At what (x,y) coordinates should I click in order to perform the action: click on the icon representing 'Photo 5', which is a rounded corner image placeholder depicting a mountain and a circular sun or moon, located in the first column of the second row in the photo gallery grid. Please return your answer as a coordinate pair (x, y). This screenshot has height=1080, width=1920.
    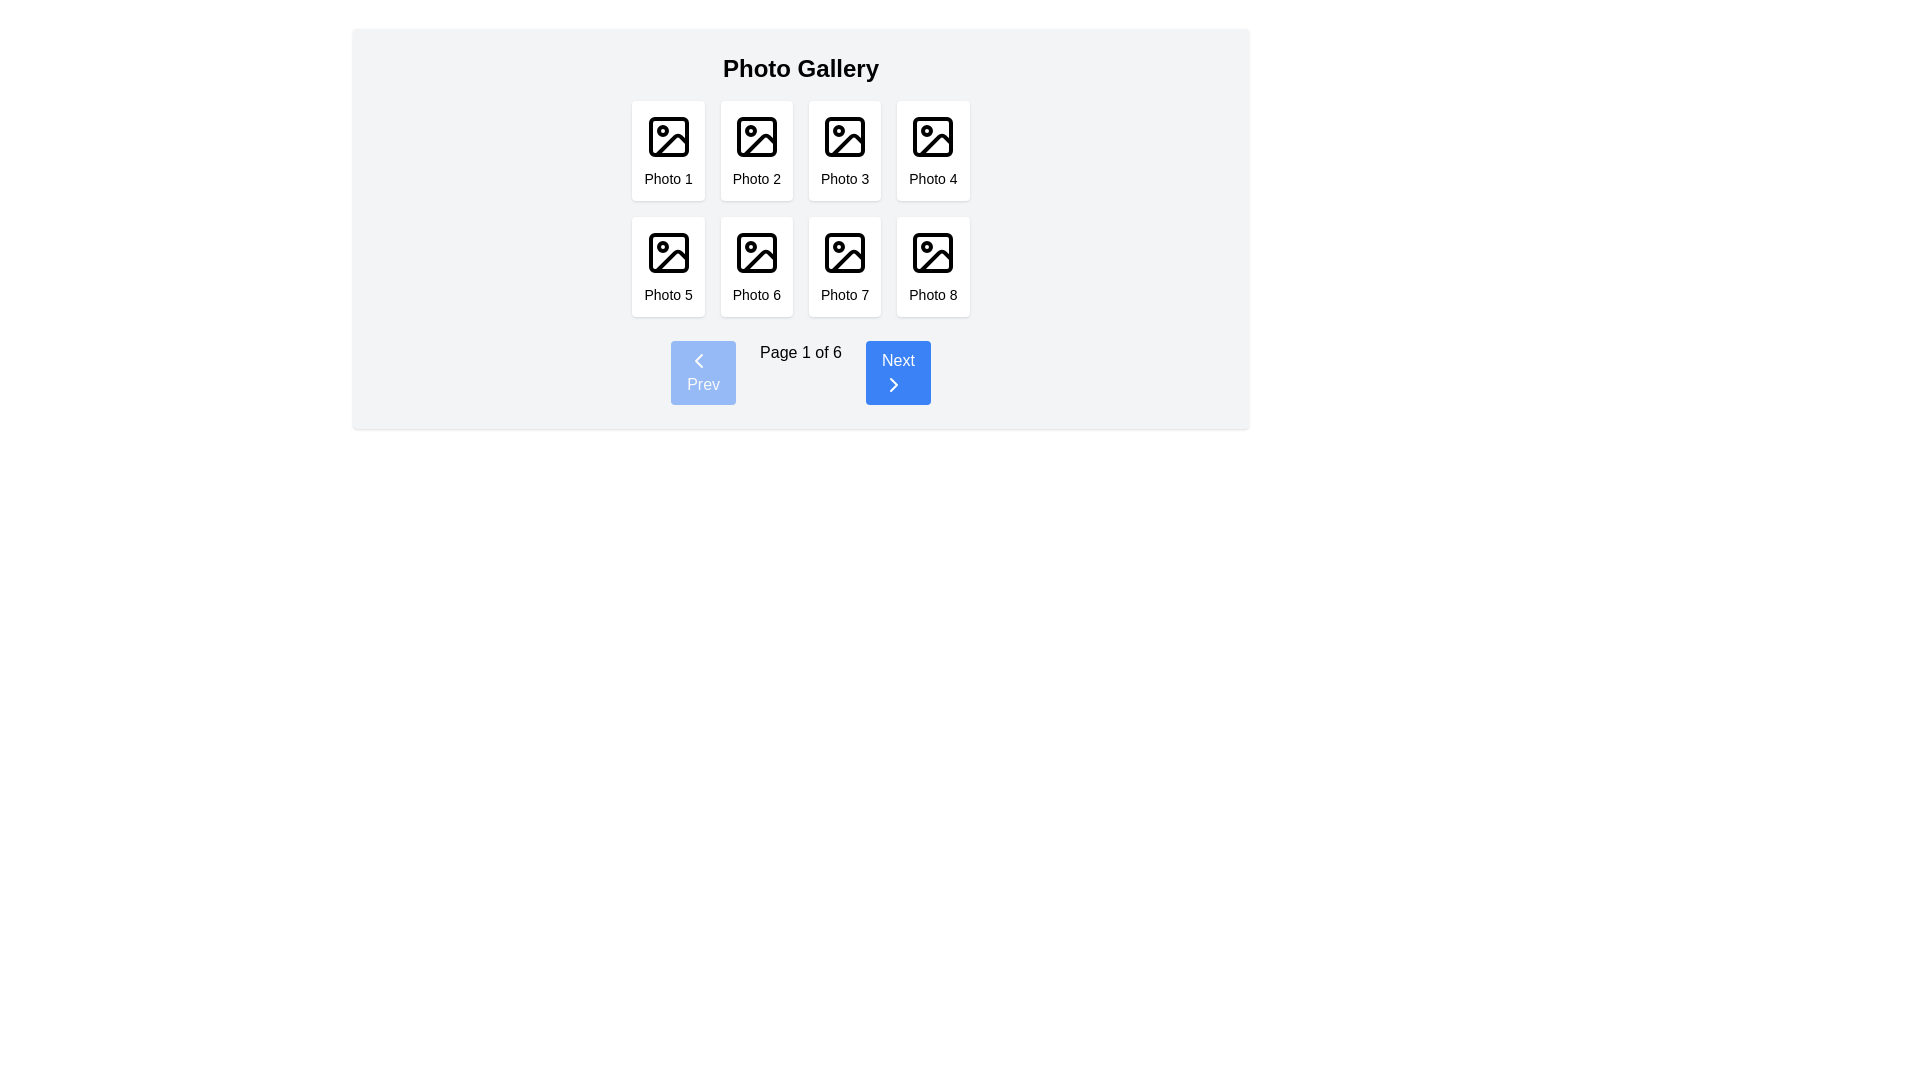
    Looking at the image, I should click on (668, 252).